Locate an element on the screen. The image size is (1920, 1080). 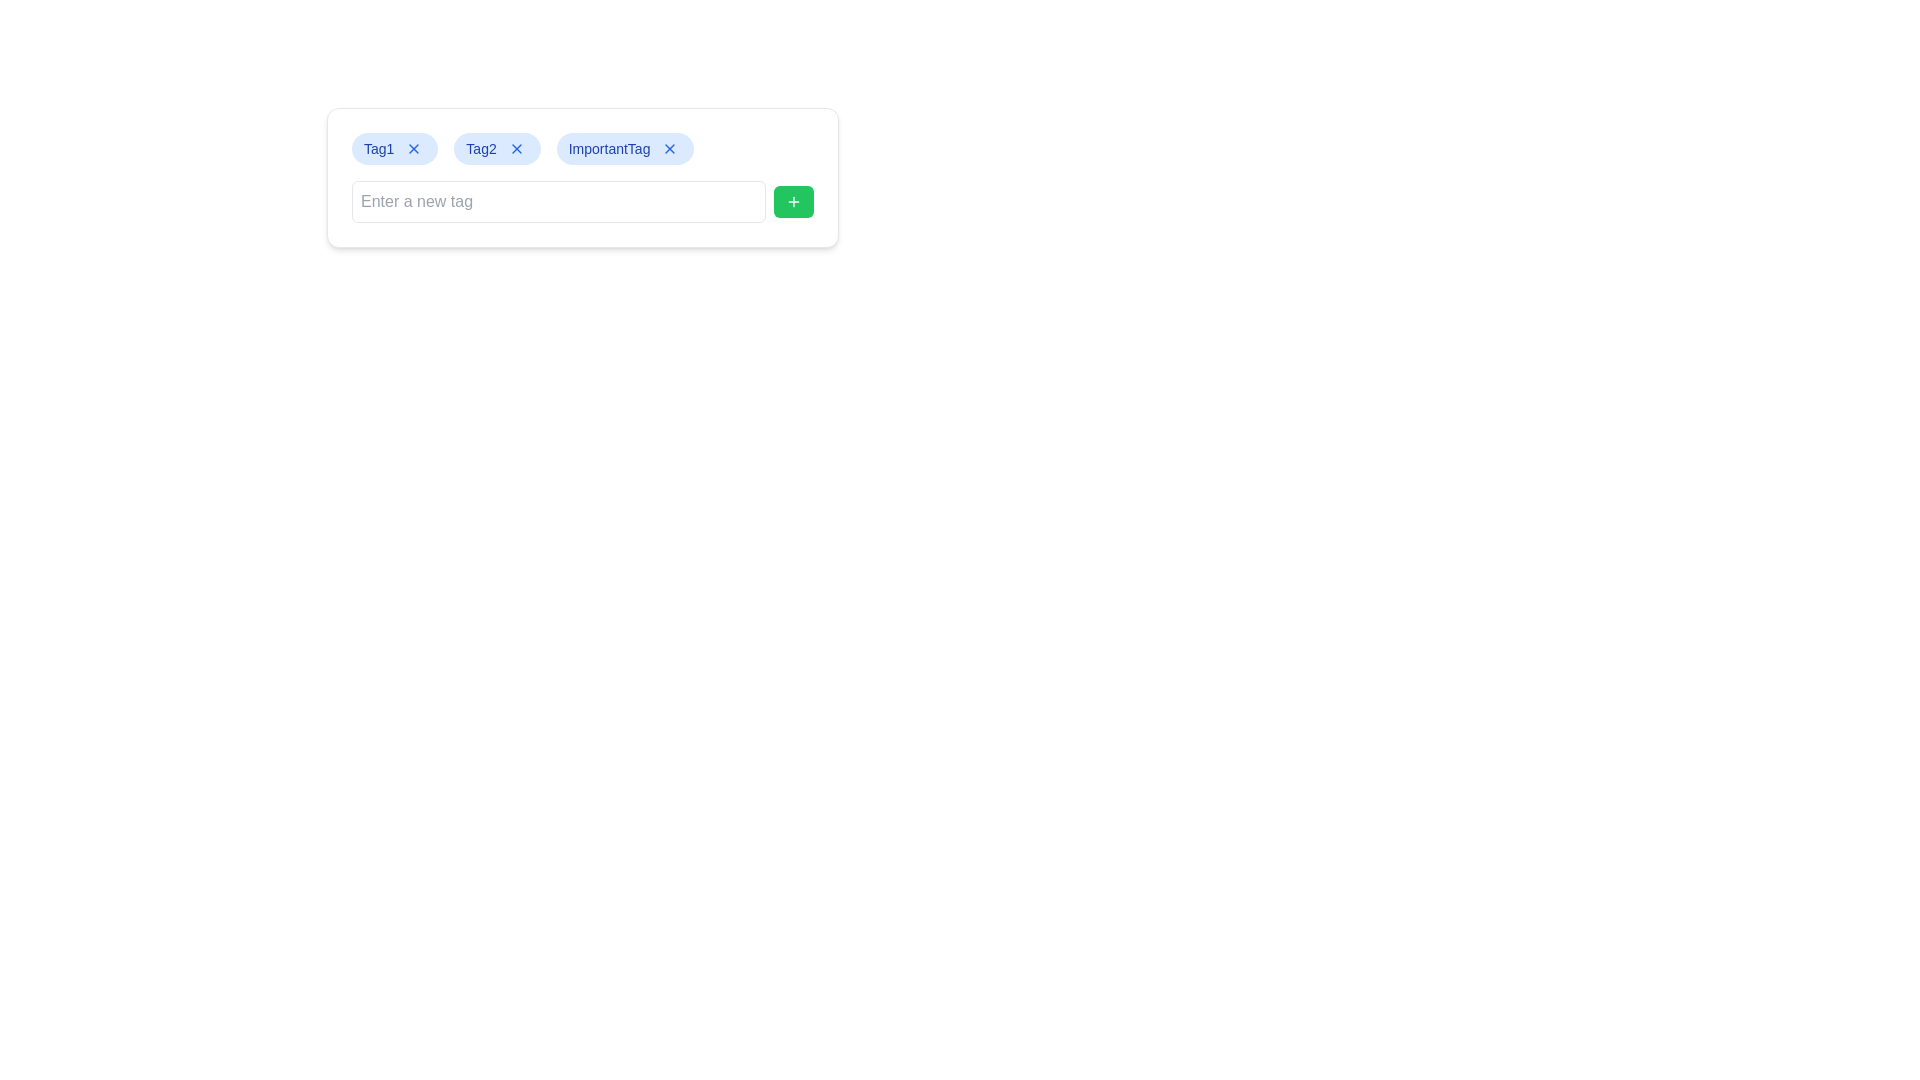
the close button icon shaped like an 'X' next to the tag labeled 'Tag2' to change its visual state is located at coordinates (516, 148).